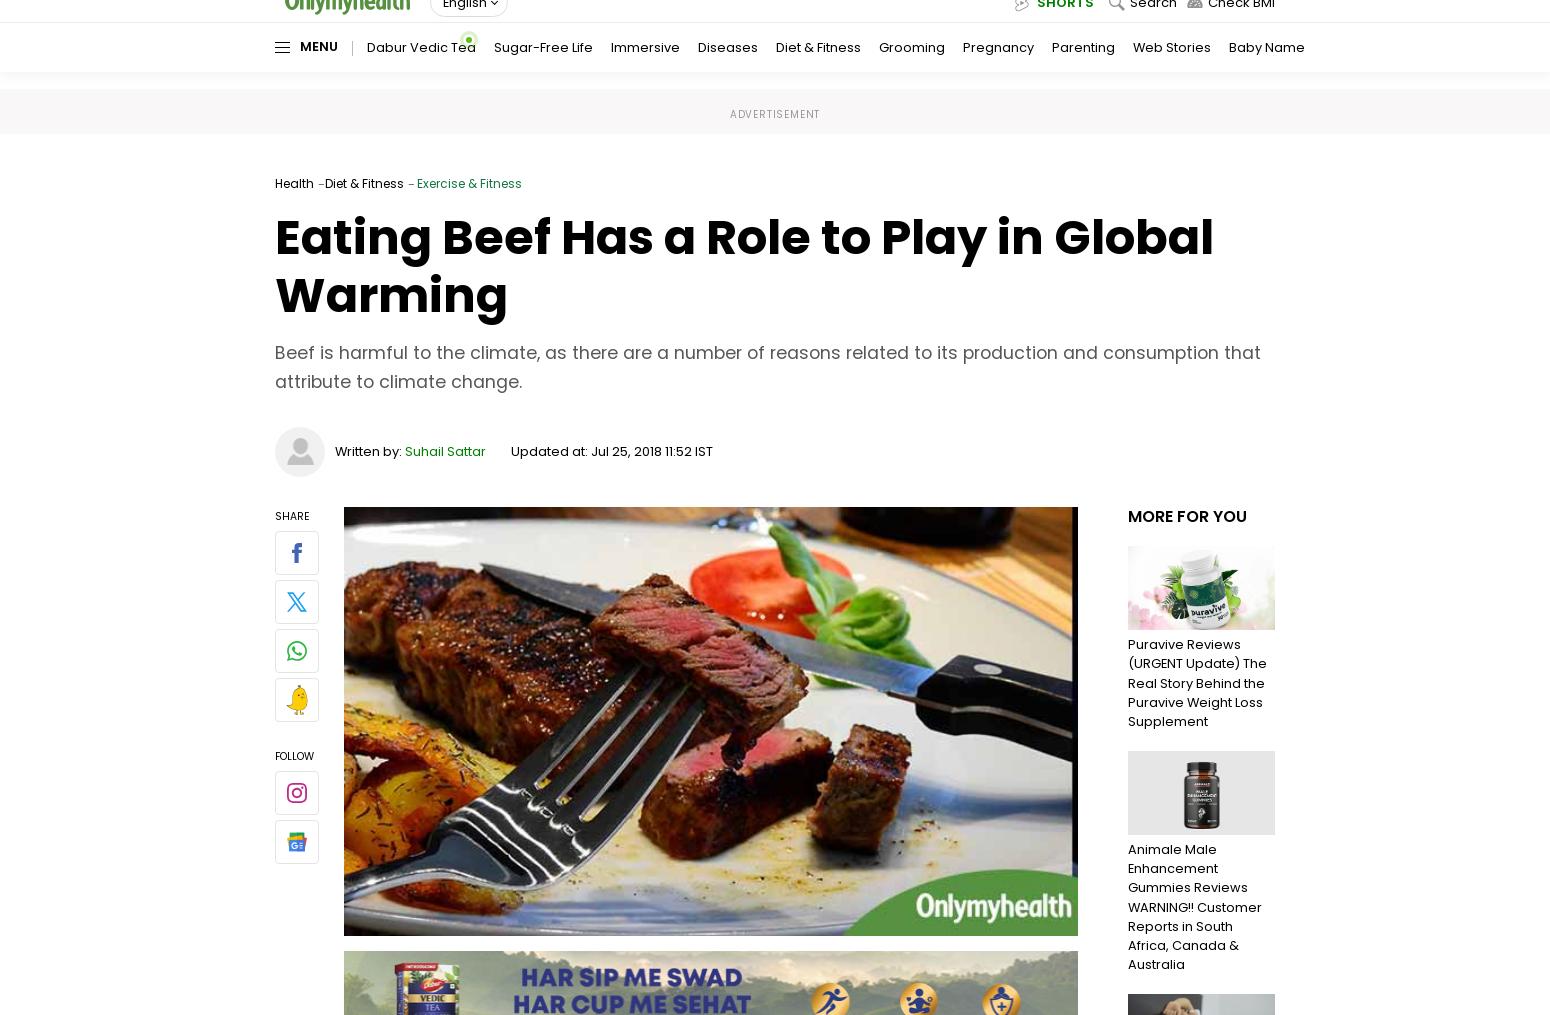  I want to click on 'diet & fitness', so click(324, 182).